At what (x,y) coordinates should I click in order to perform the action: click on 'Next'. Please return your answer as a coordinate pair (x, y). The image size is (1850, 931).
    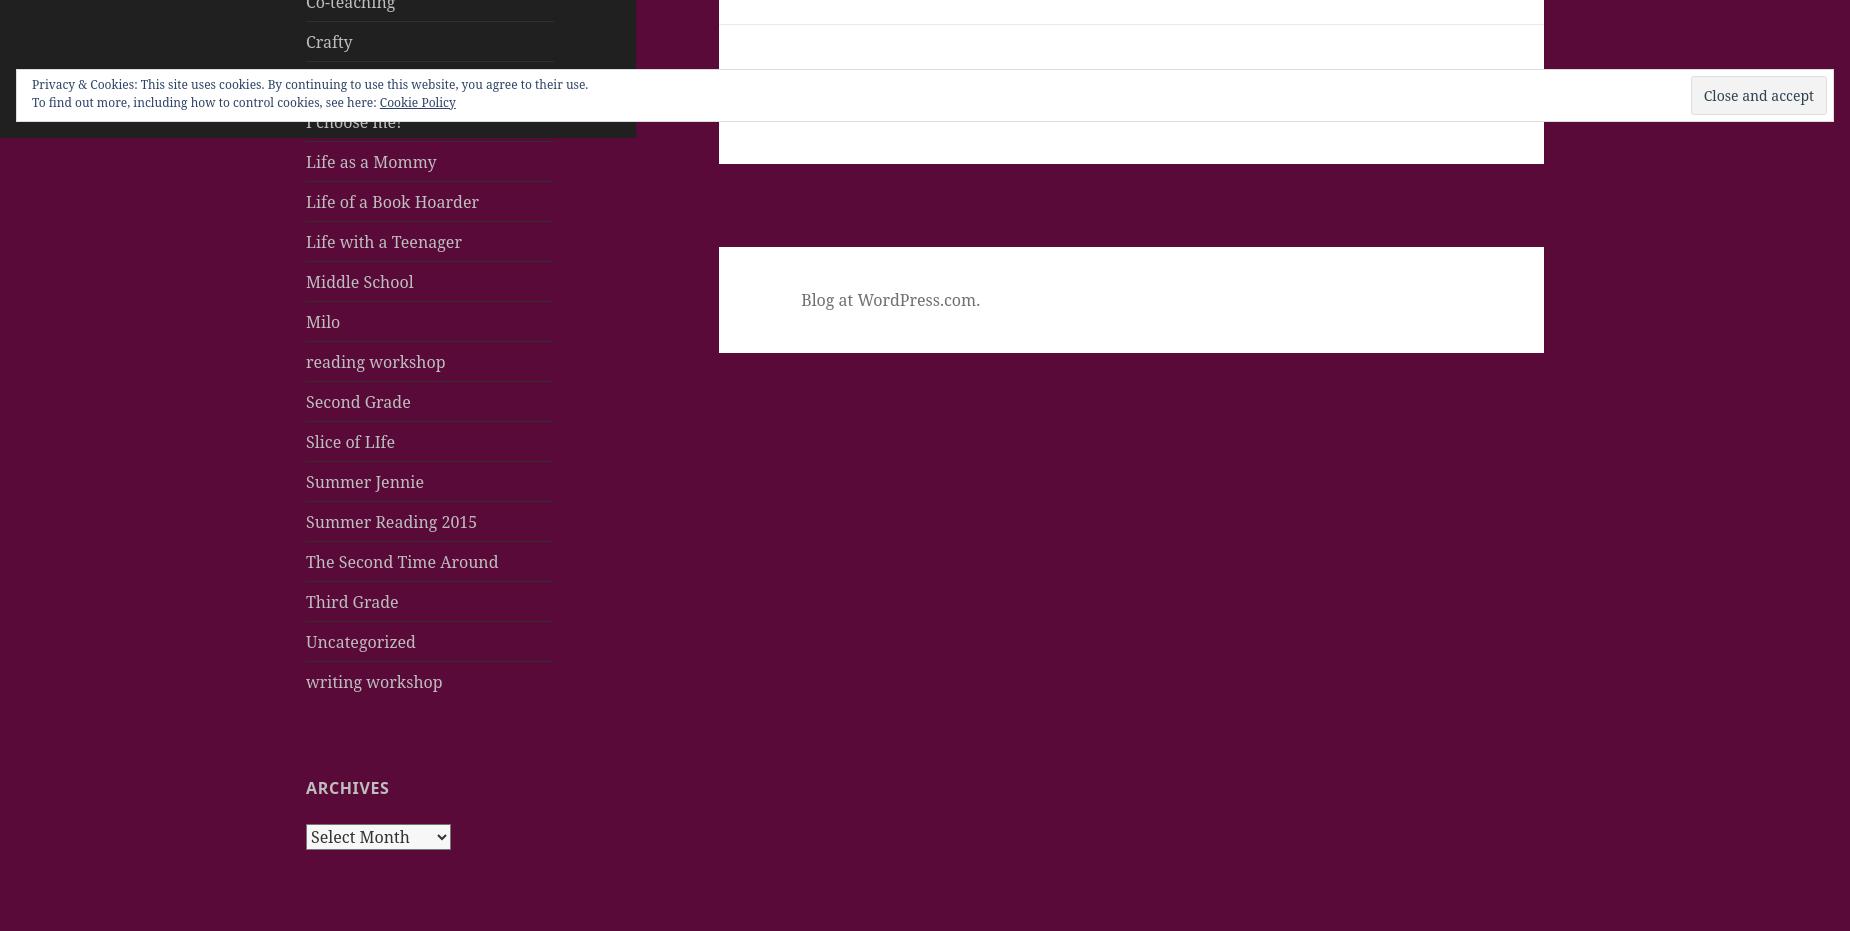
    Looking at the image, I should click on (823, 78).